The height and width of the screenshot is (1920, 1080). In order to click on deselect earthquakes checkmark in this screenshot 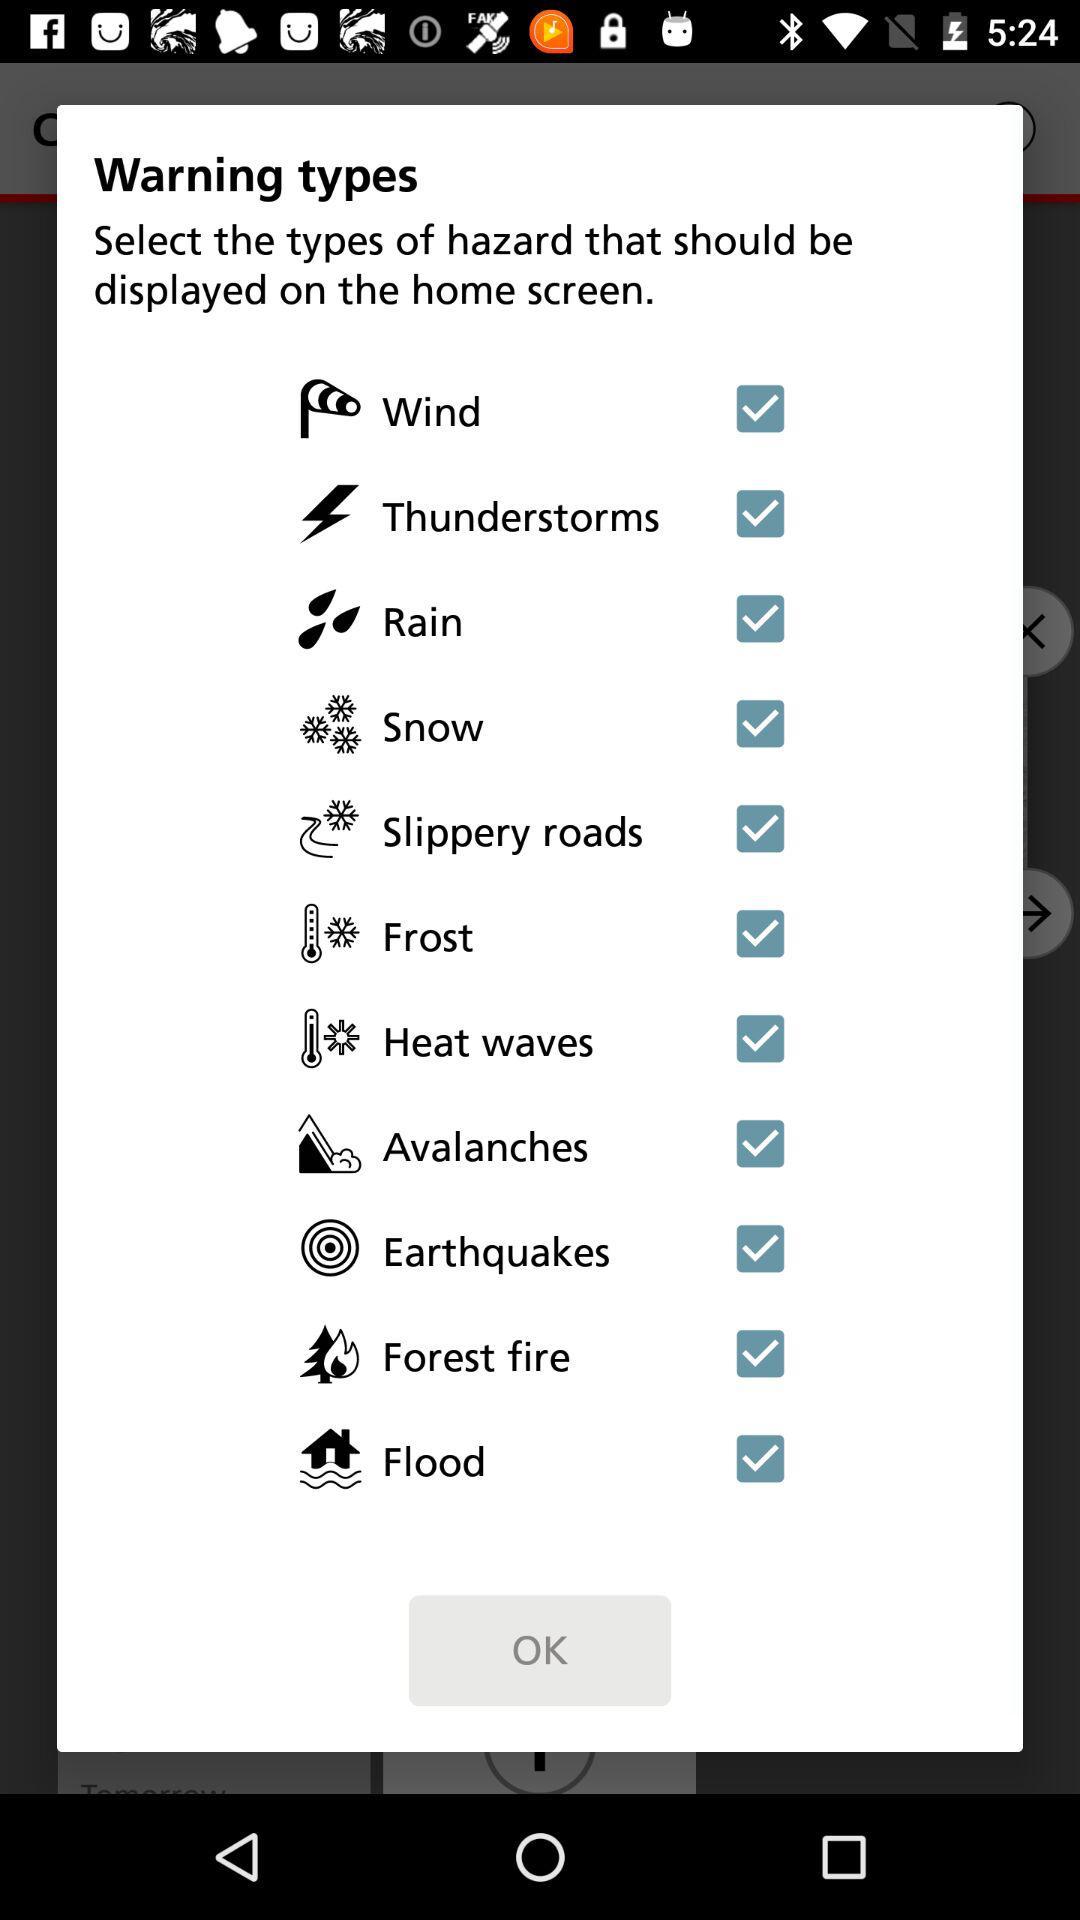, I will do `click(760, 1247)`.